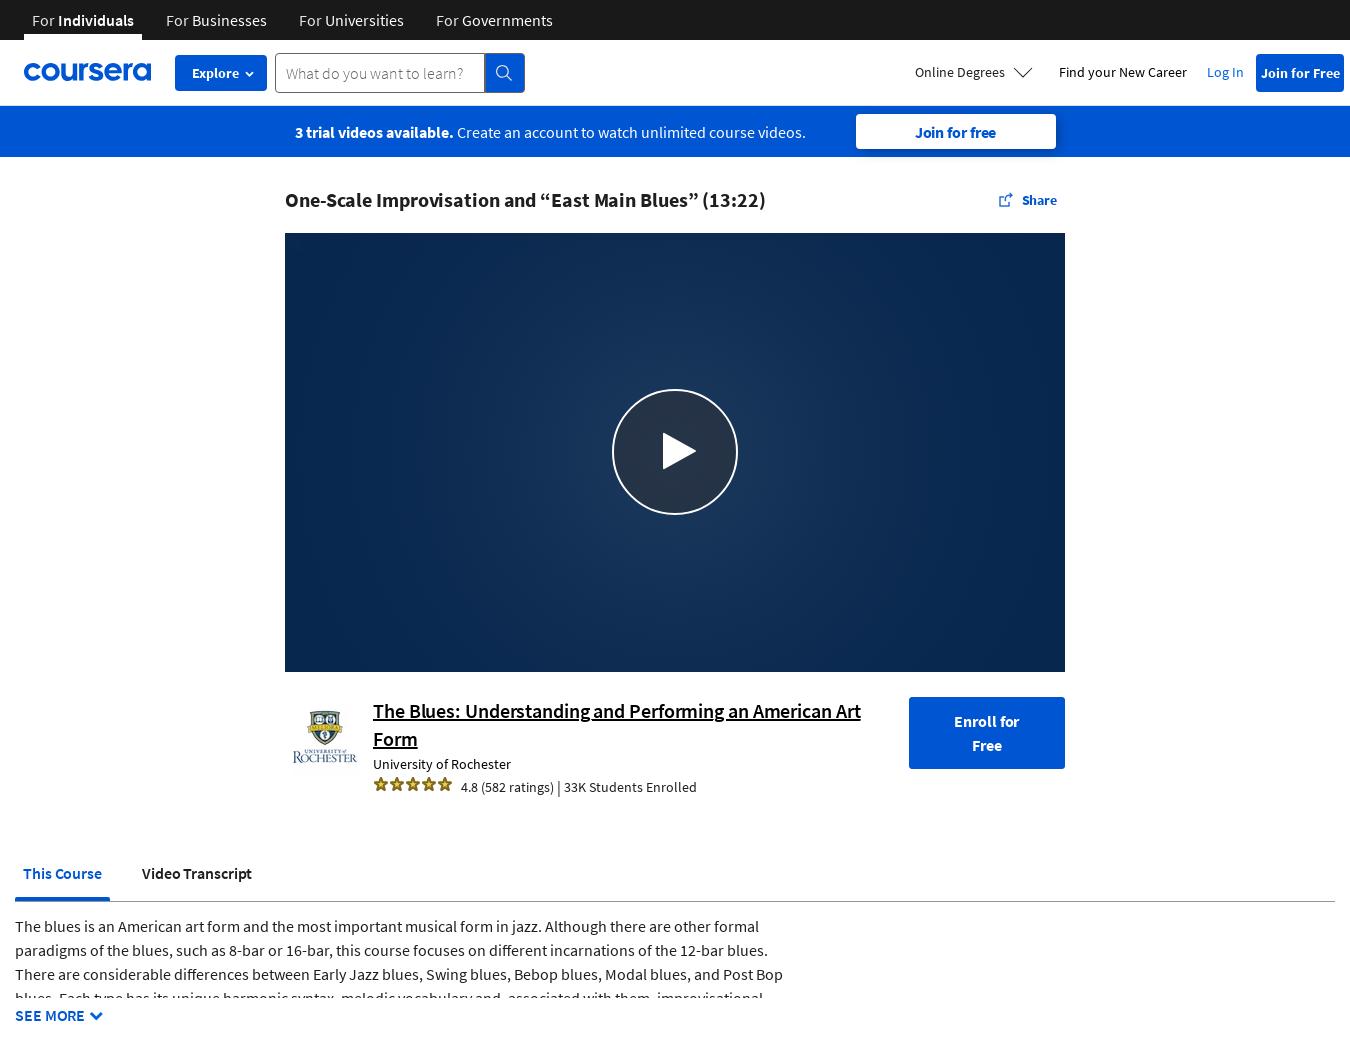  Describe the element at coordinates (616, 722) in the screenshot. I see `'The Blues: Understanding and Performing an American Art Form'` at that location.